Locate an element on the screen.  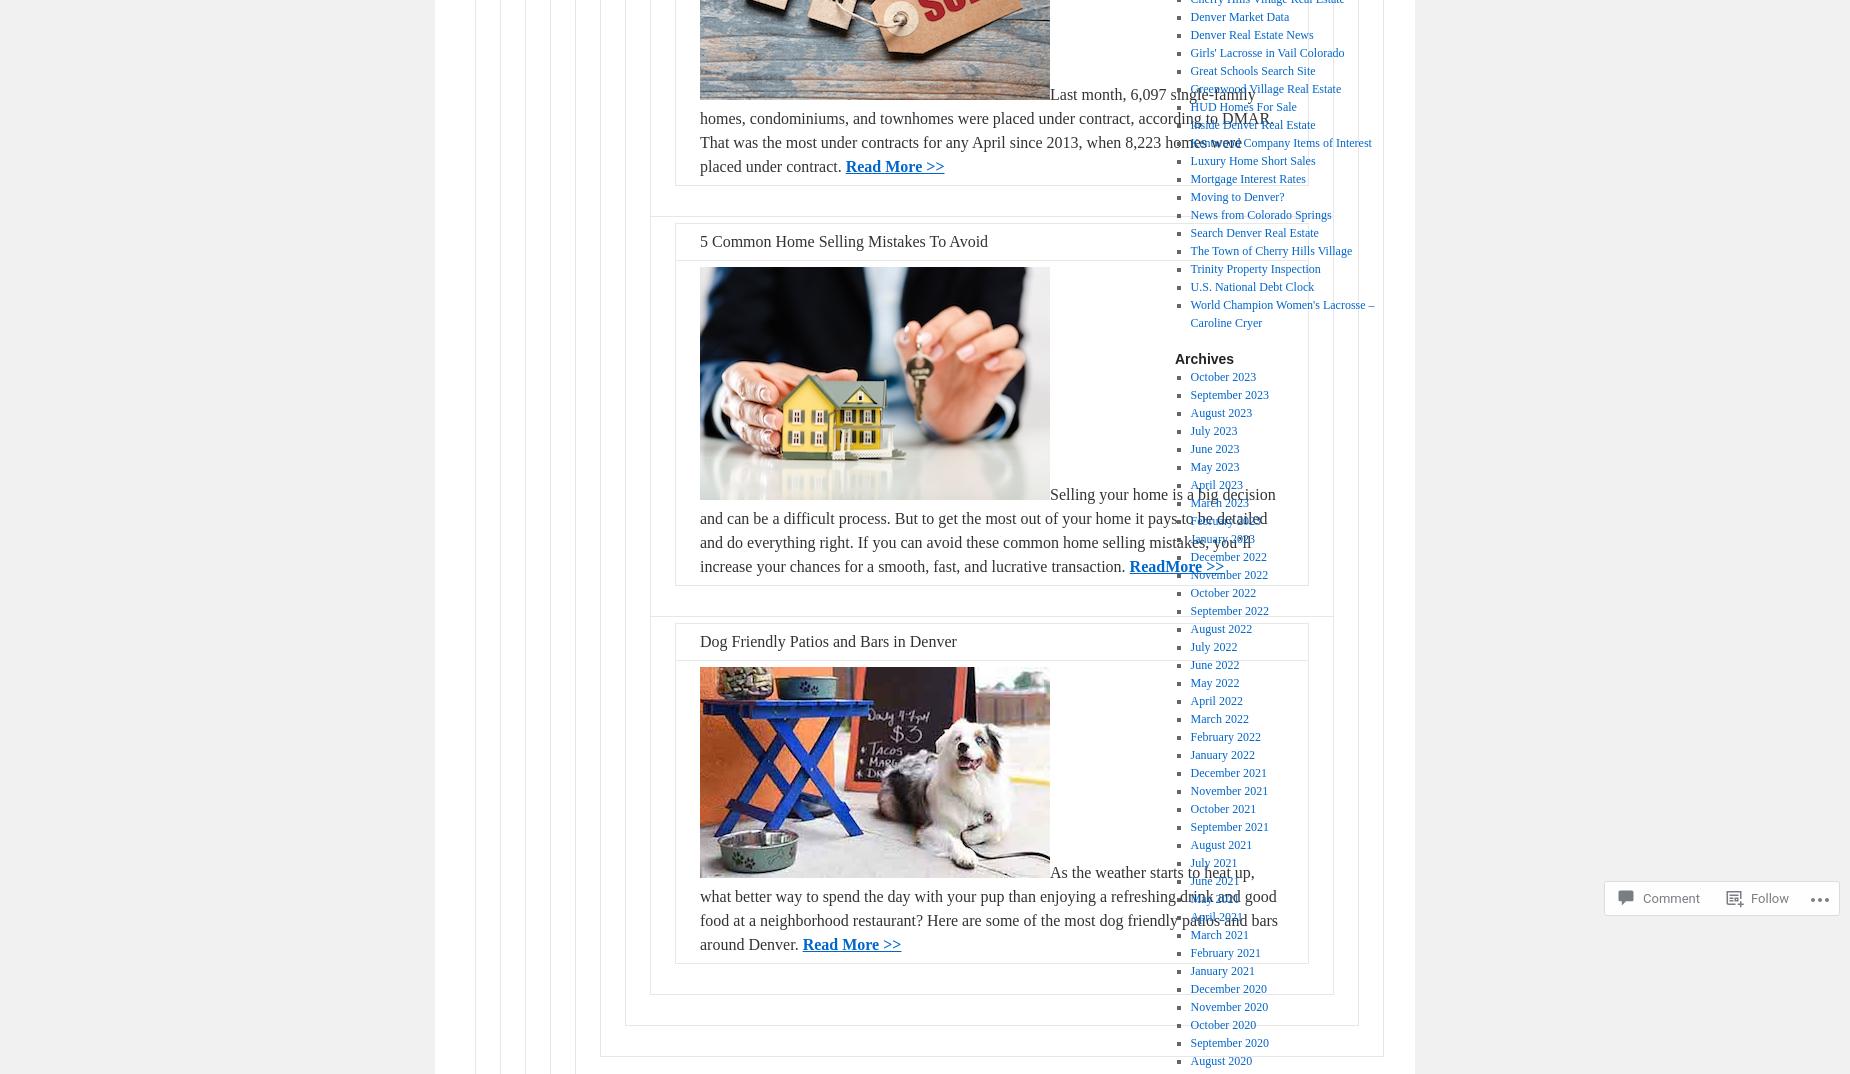
'February 2021' is located at coordinates (1224, 952).